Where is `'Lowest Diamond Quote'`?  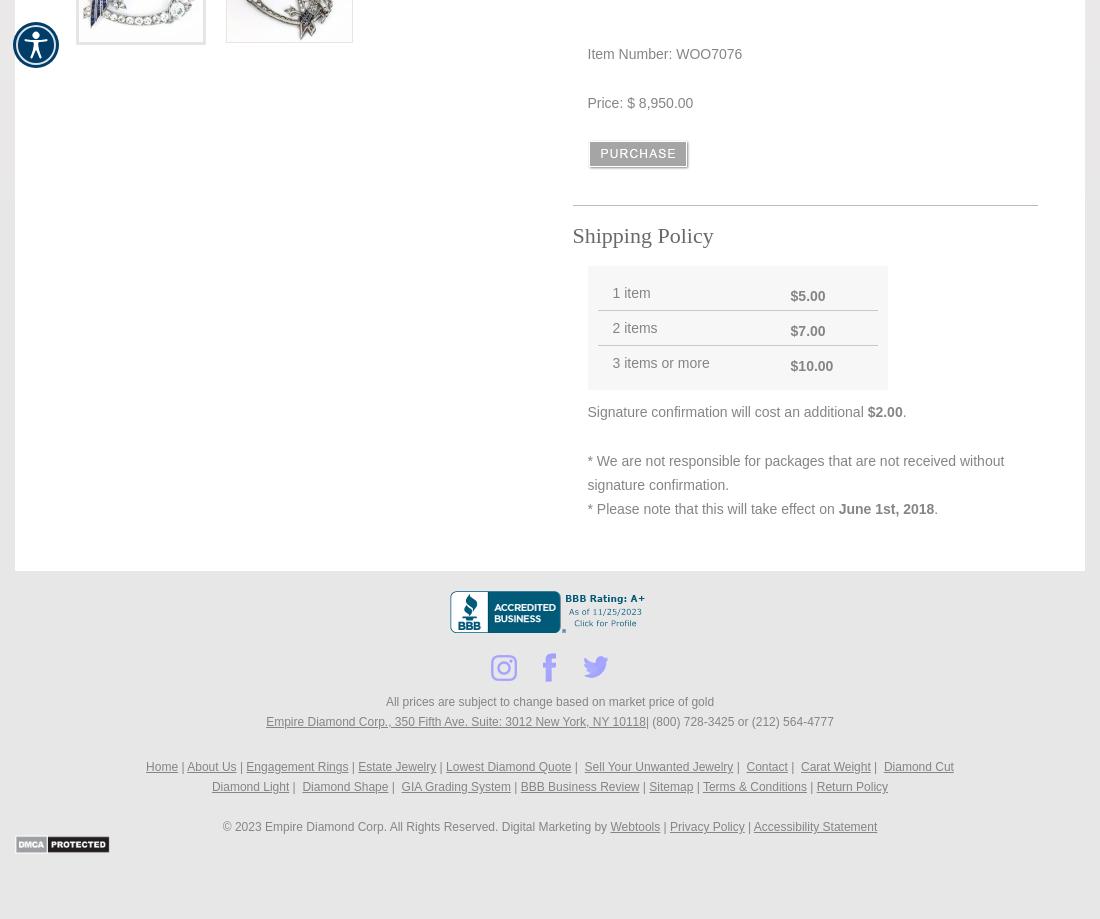
'Lowest Diamond Quote' is located at coordinates (508, 766).